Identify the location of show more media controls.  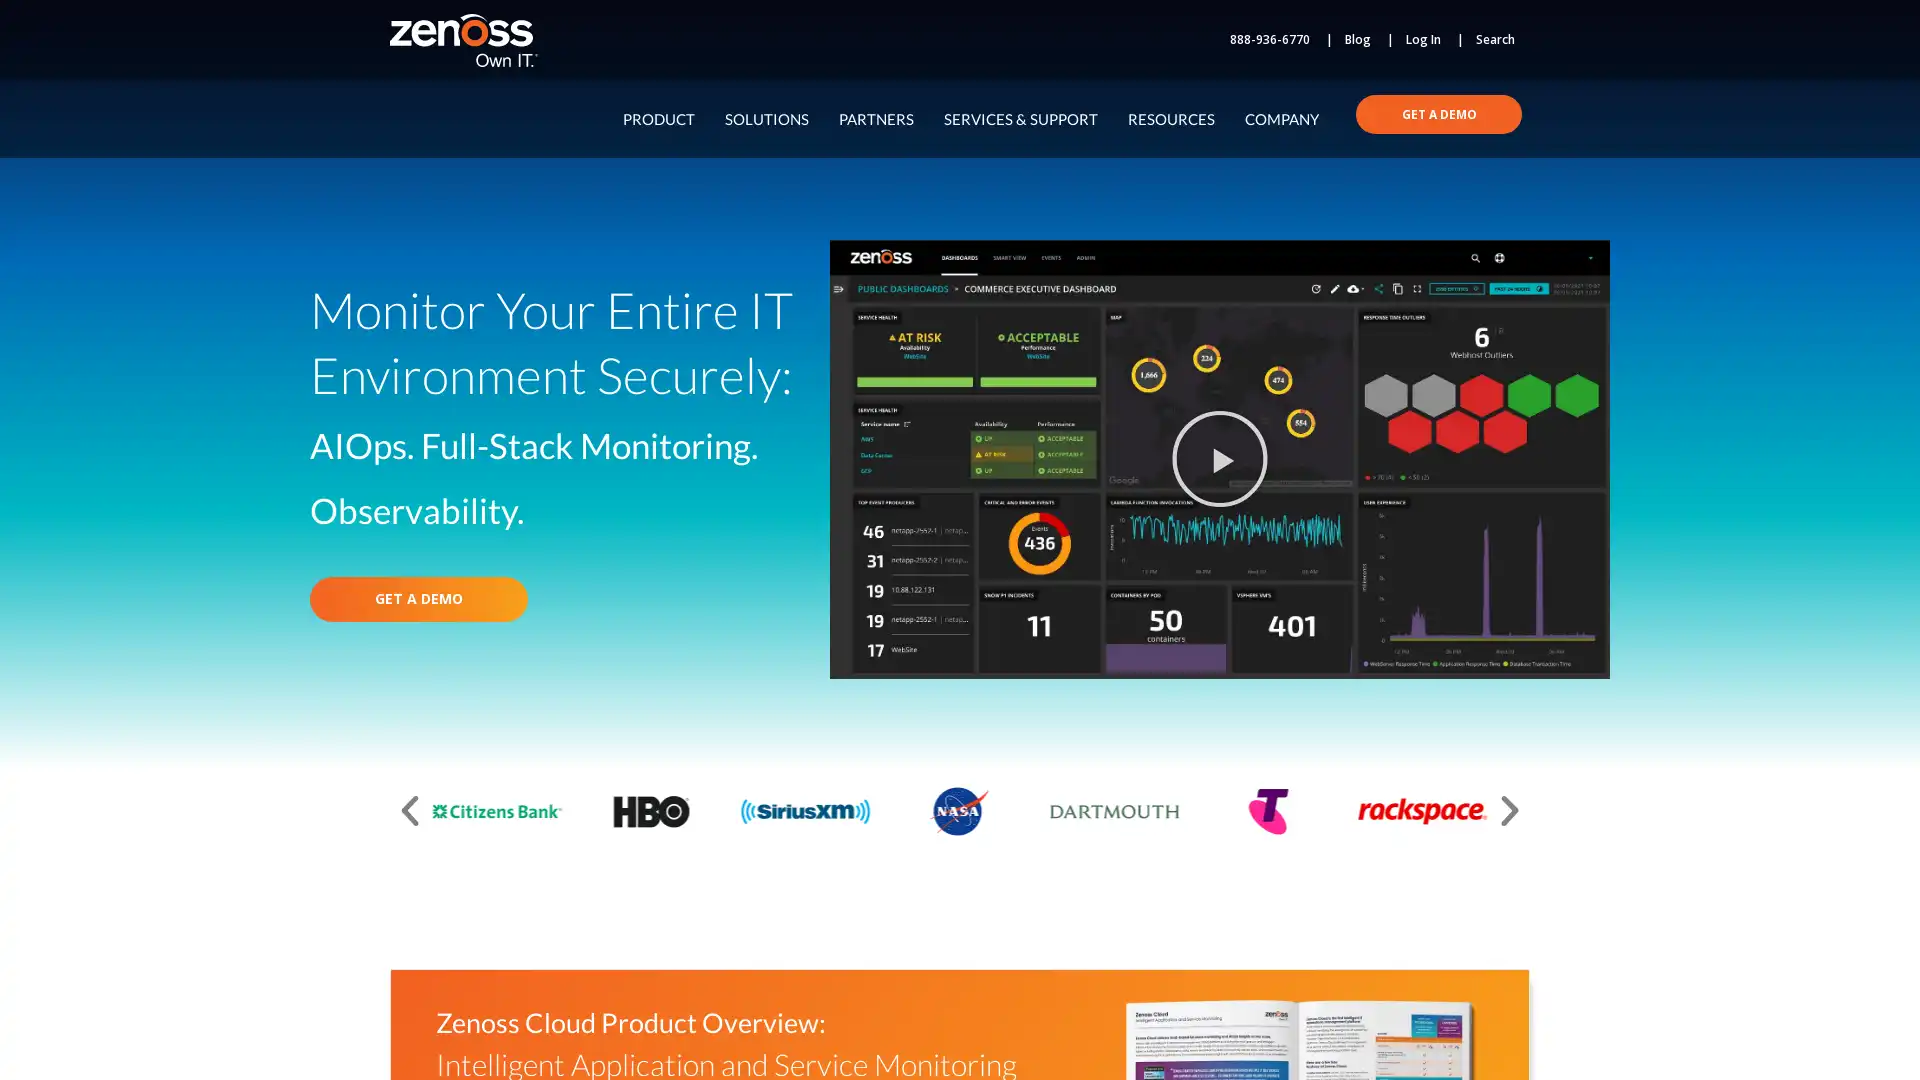
(1584, 582).